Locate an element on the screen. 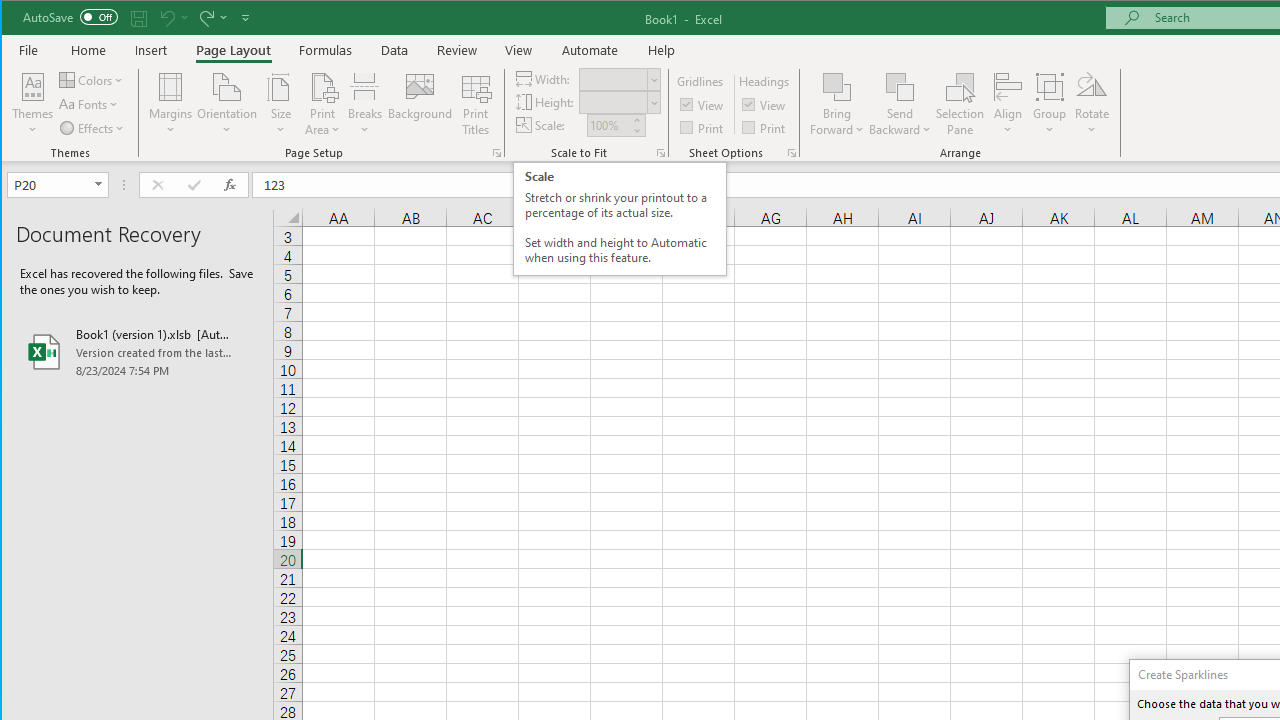  'Print Titles' is located at coordinates (474, 104).